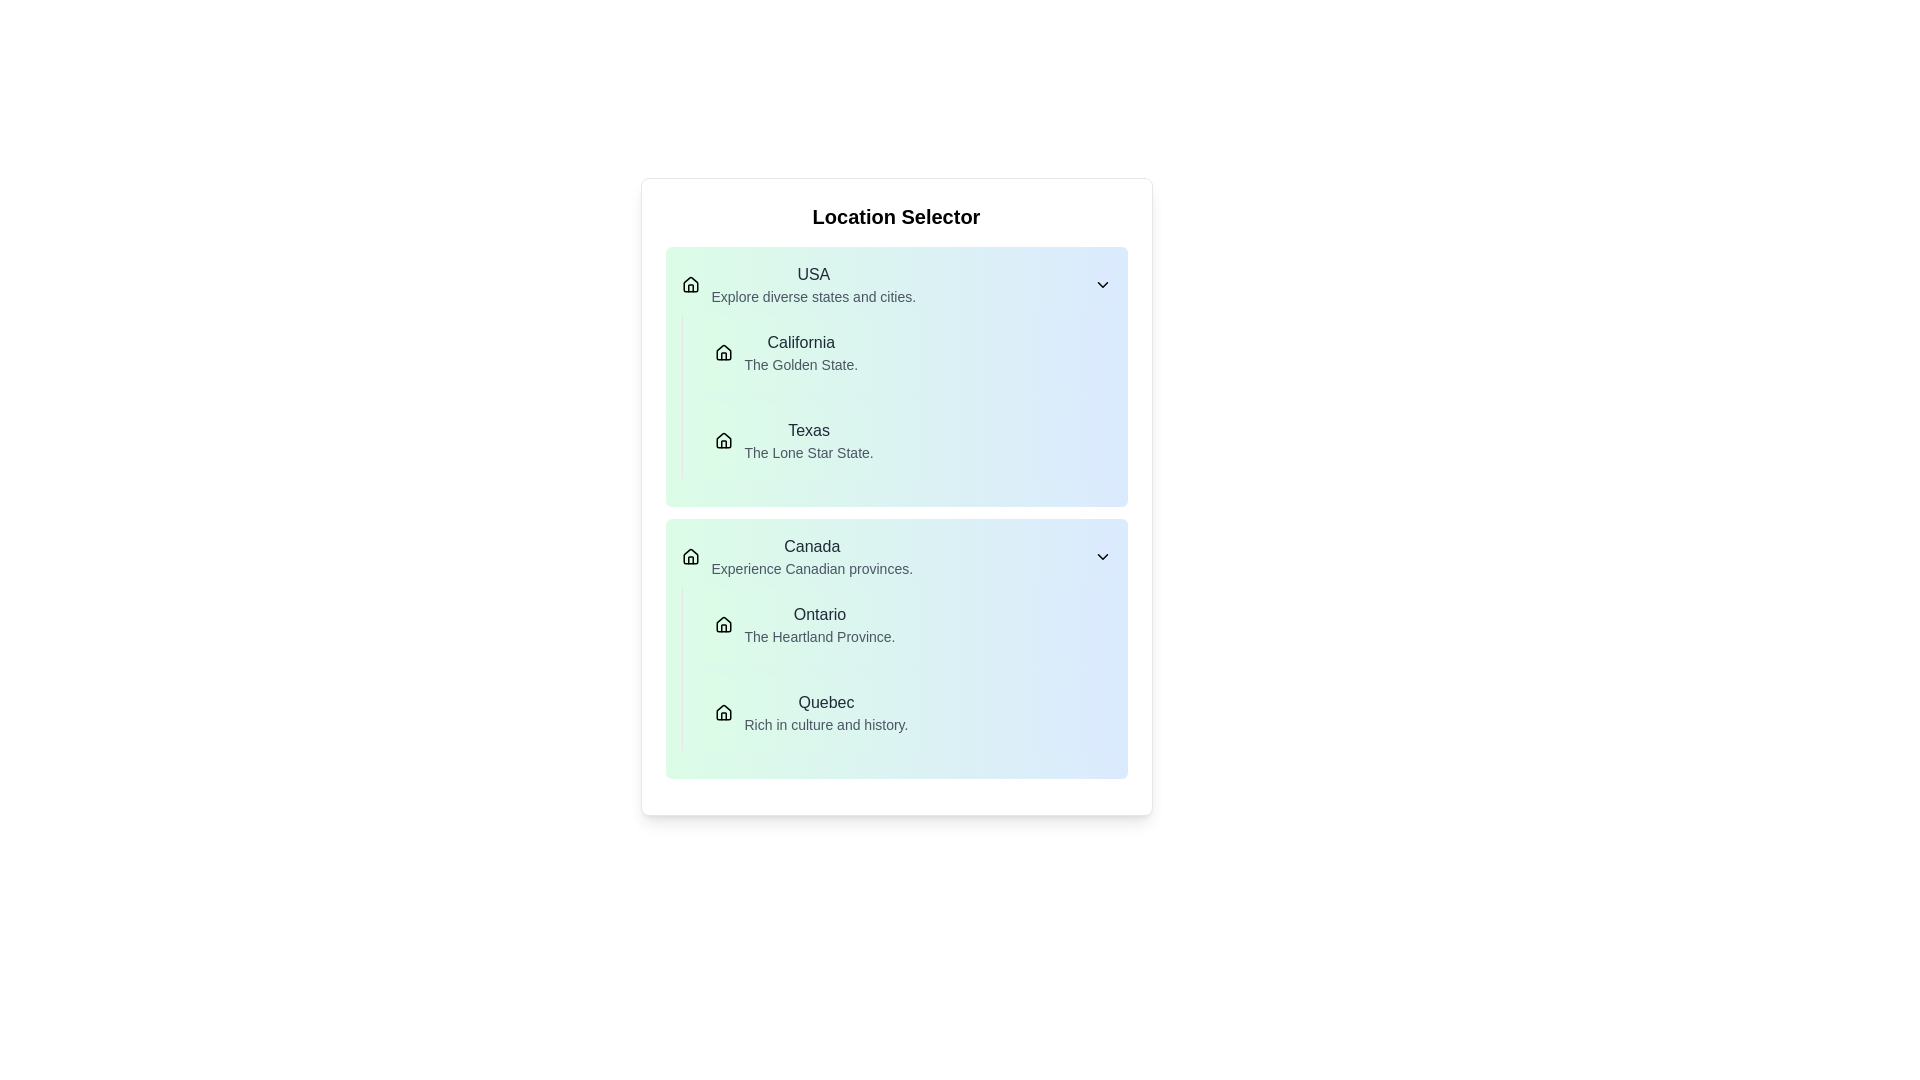 This screenshot has height=1080, width=1920. What do you see at coordinates (813, 285) in the screenshot?
I see `the text block displaying 'USA' and the description 'Explore diverse states and cities.'` at bounding box center [813, 285].